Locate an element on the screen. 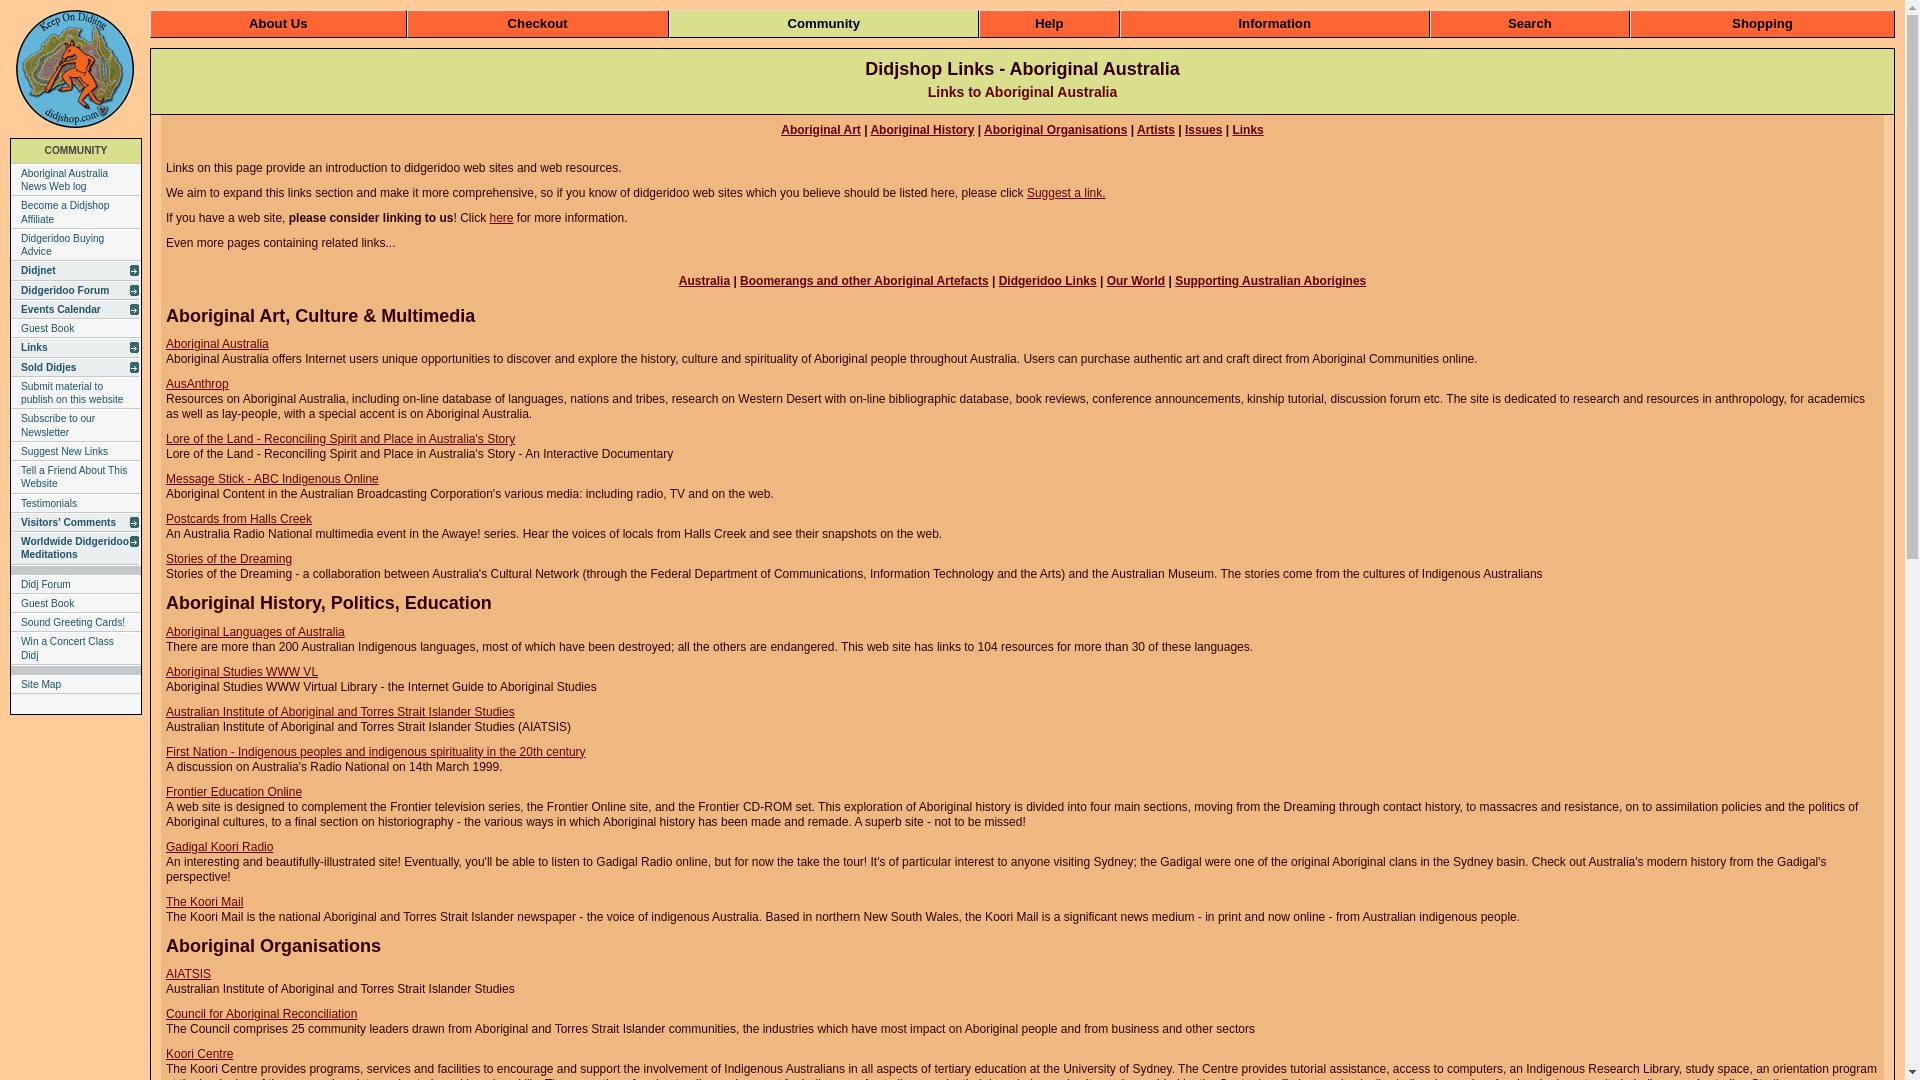 The width and height of the screenshot is (1920, 1080). 'Aboriginal Languages of Australia' is located at coordinates (254, 632).